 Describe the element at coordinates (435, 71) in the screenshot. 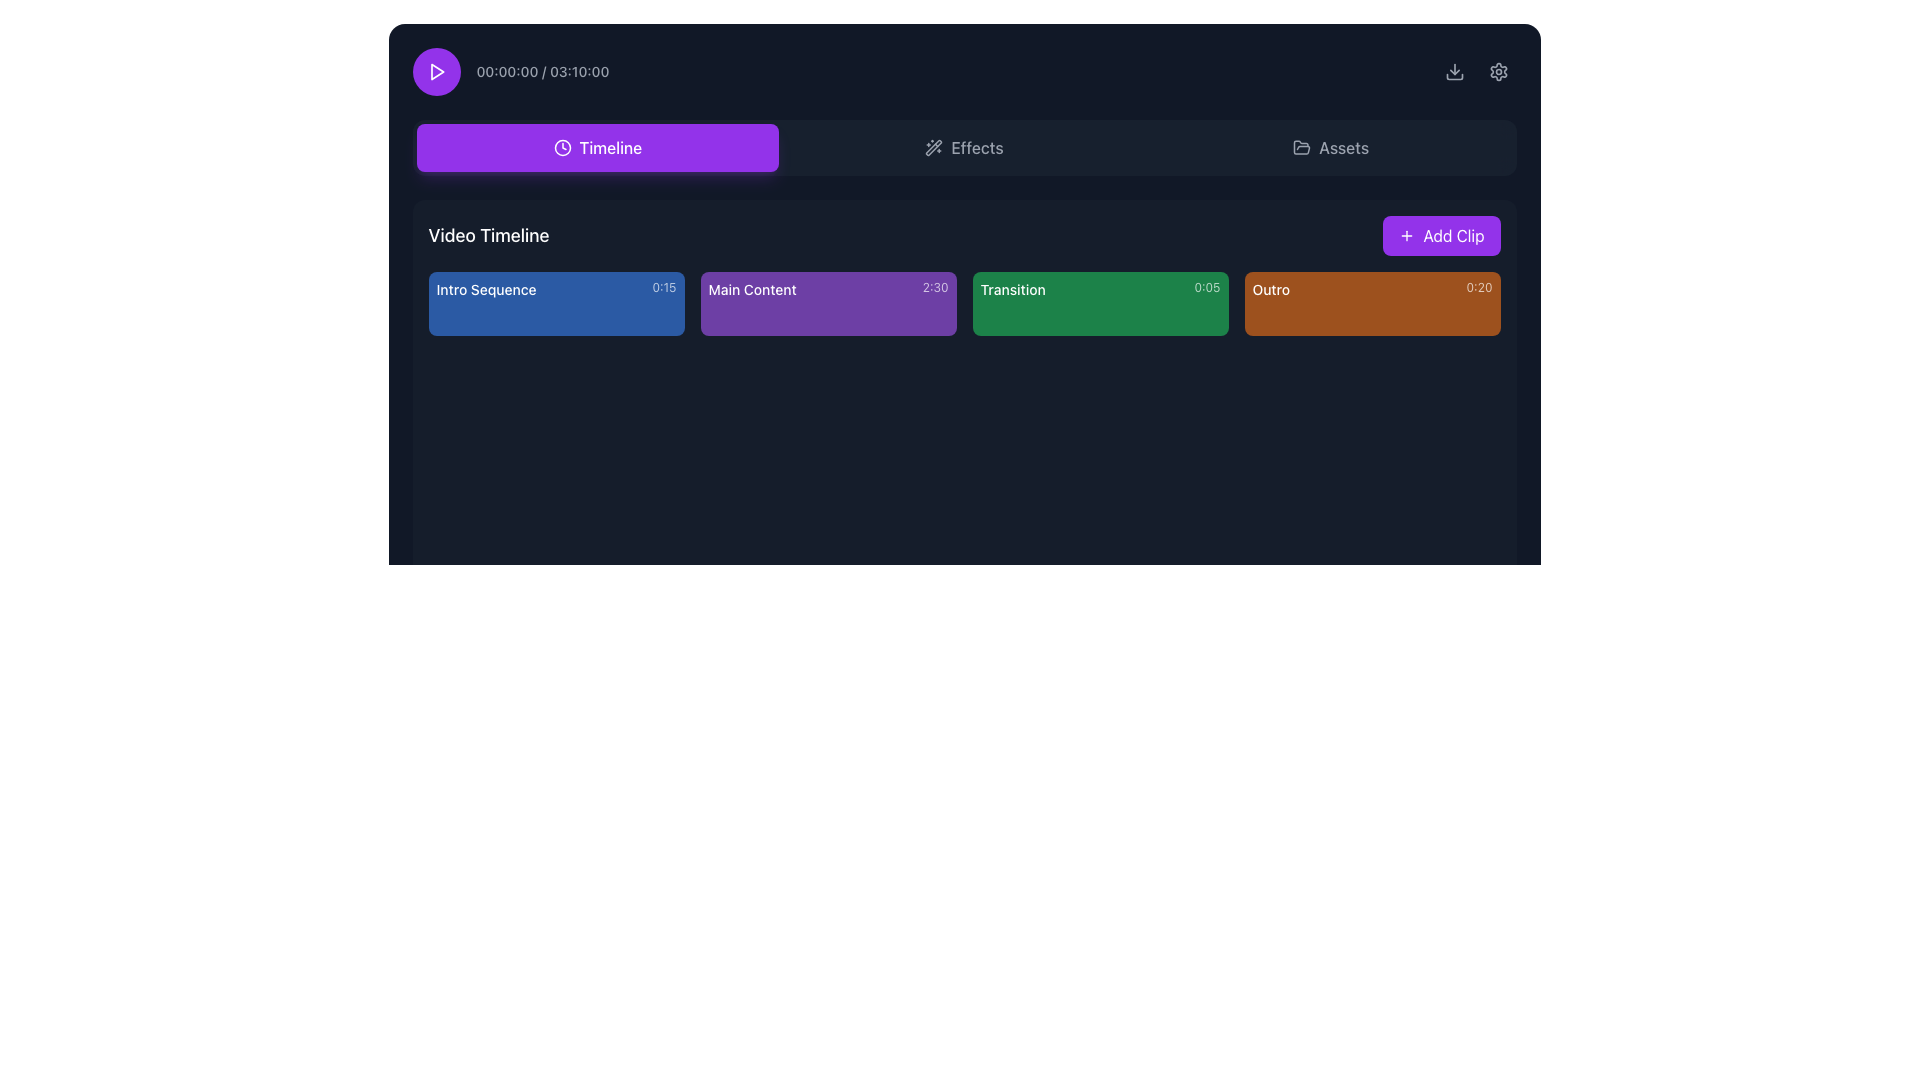

I see `the play icon, which is a small triangular icon inside a circular purple button located in the upper left section of the interface, to initiate playback` at that location.